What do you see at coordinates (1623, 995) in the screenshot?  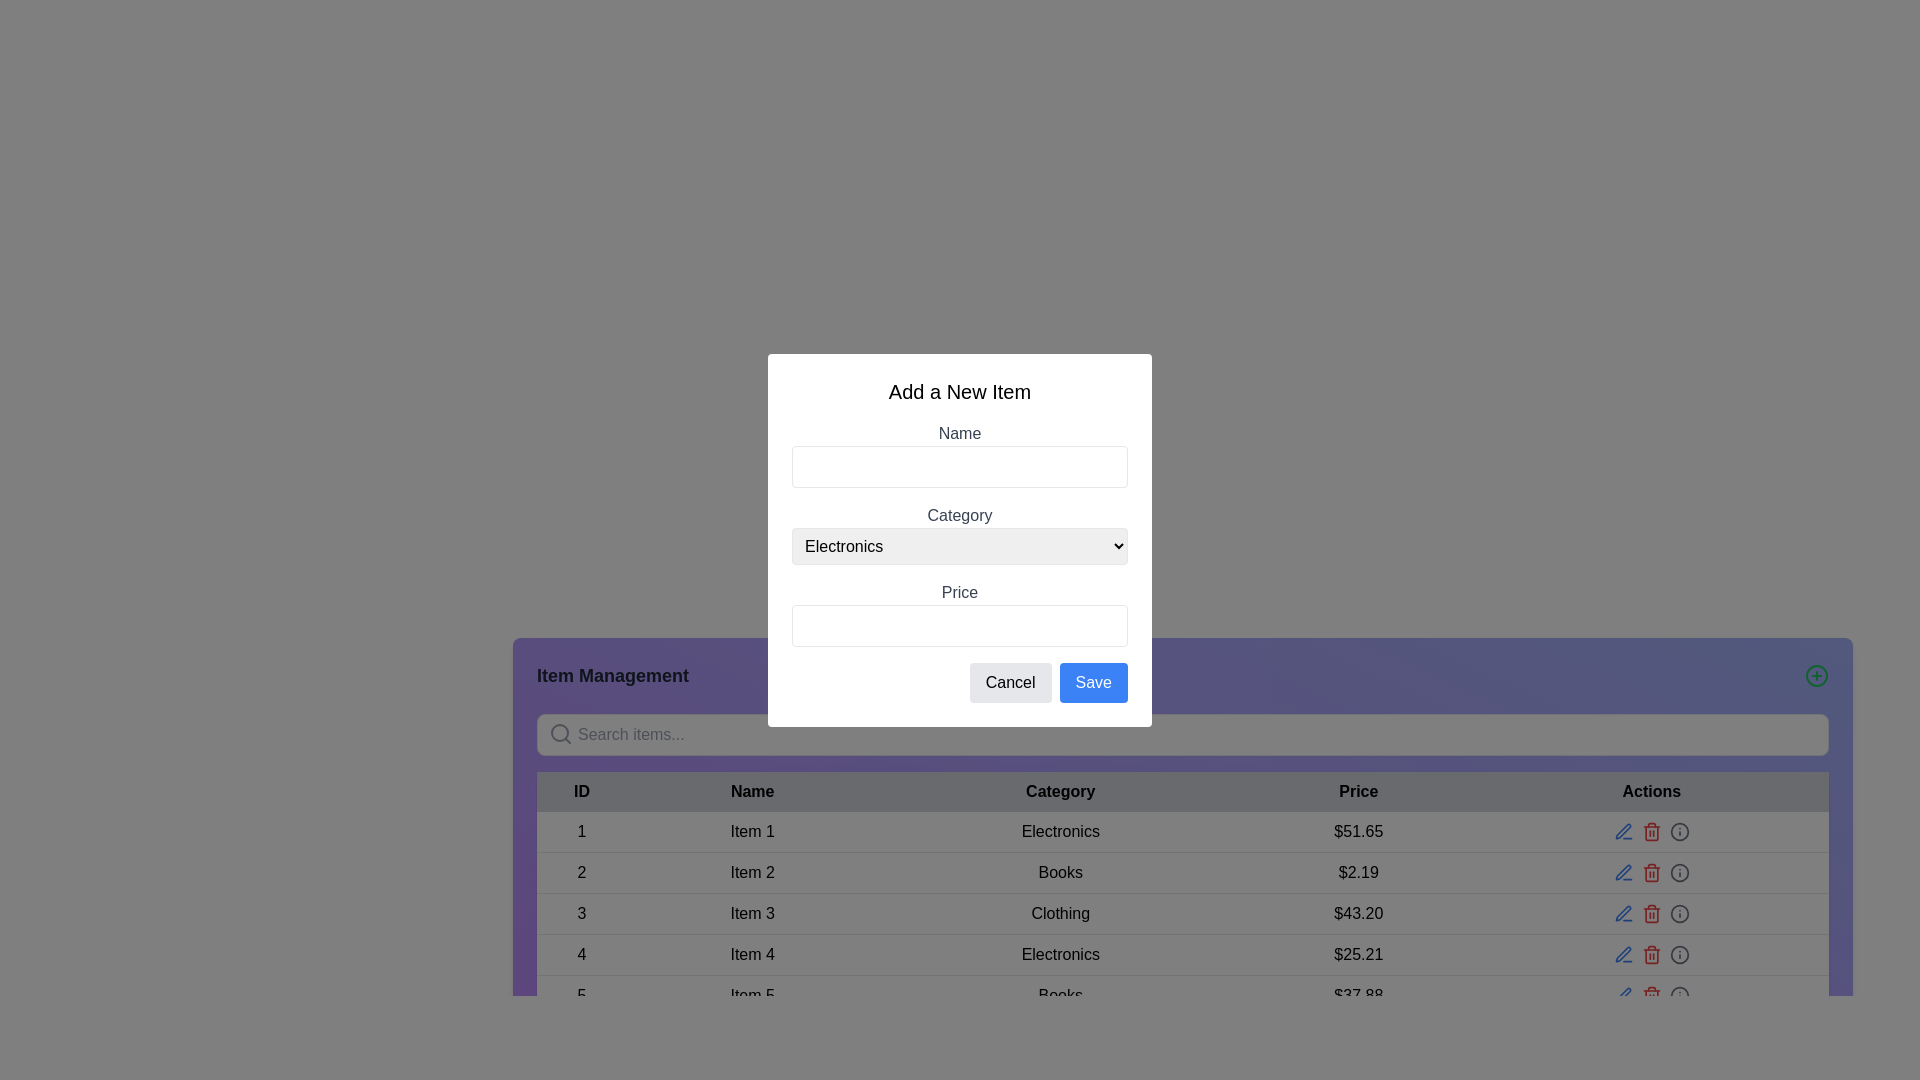 I see `the 'Edit' icon button located in the 'Actions' column of the last row of the table to initiate the edit action` at bounding box center [1623, 995].